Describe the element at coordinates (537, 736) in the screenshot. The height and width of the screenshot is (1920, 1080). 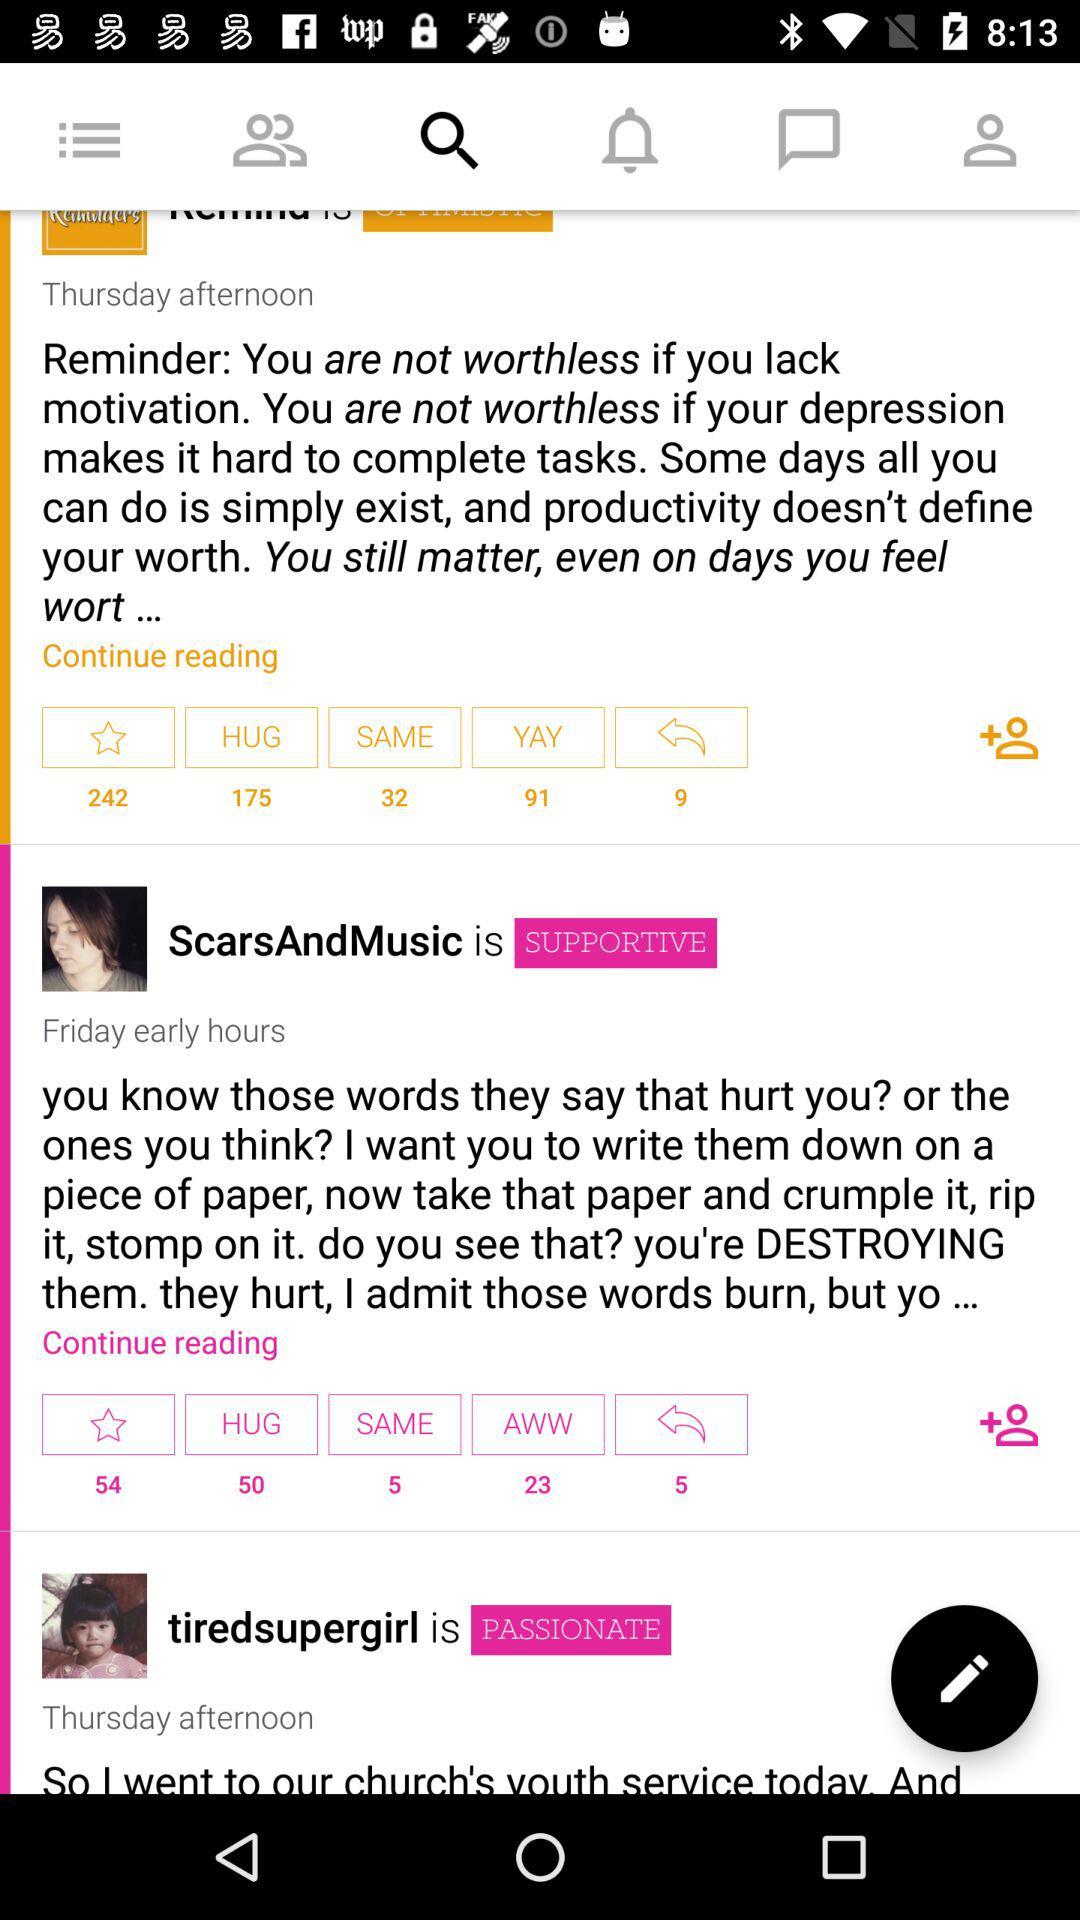
I see `item below the continue reading icon` at that location.